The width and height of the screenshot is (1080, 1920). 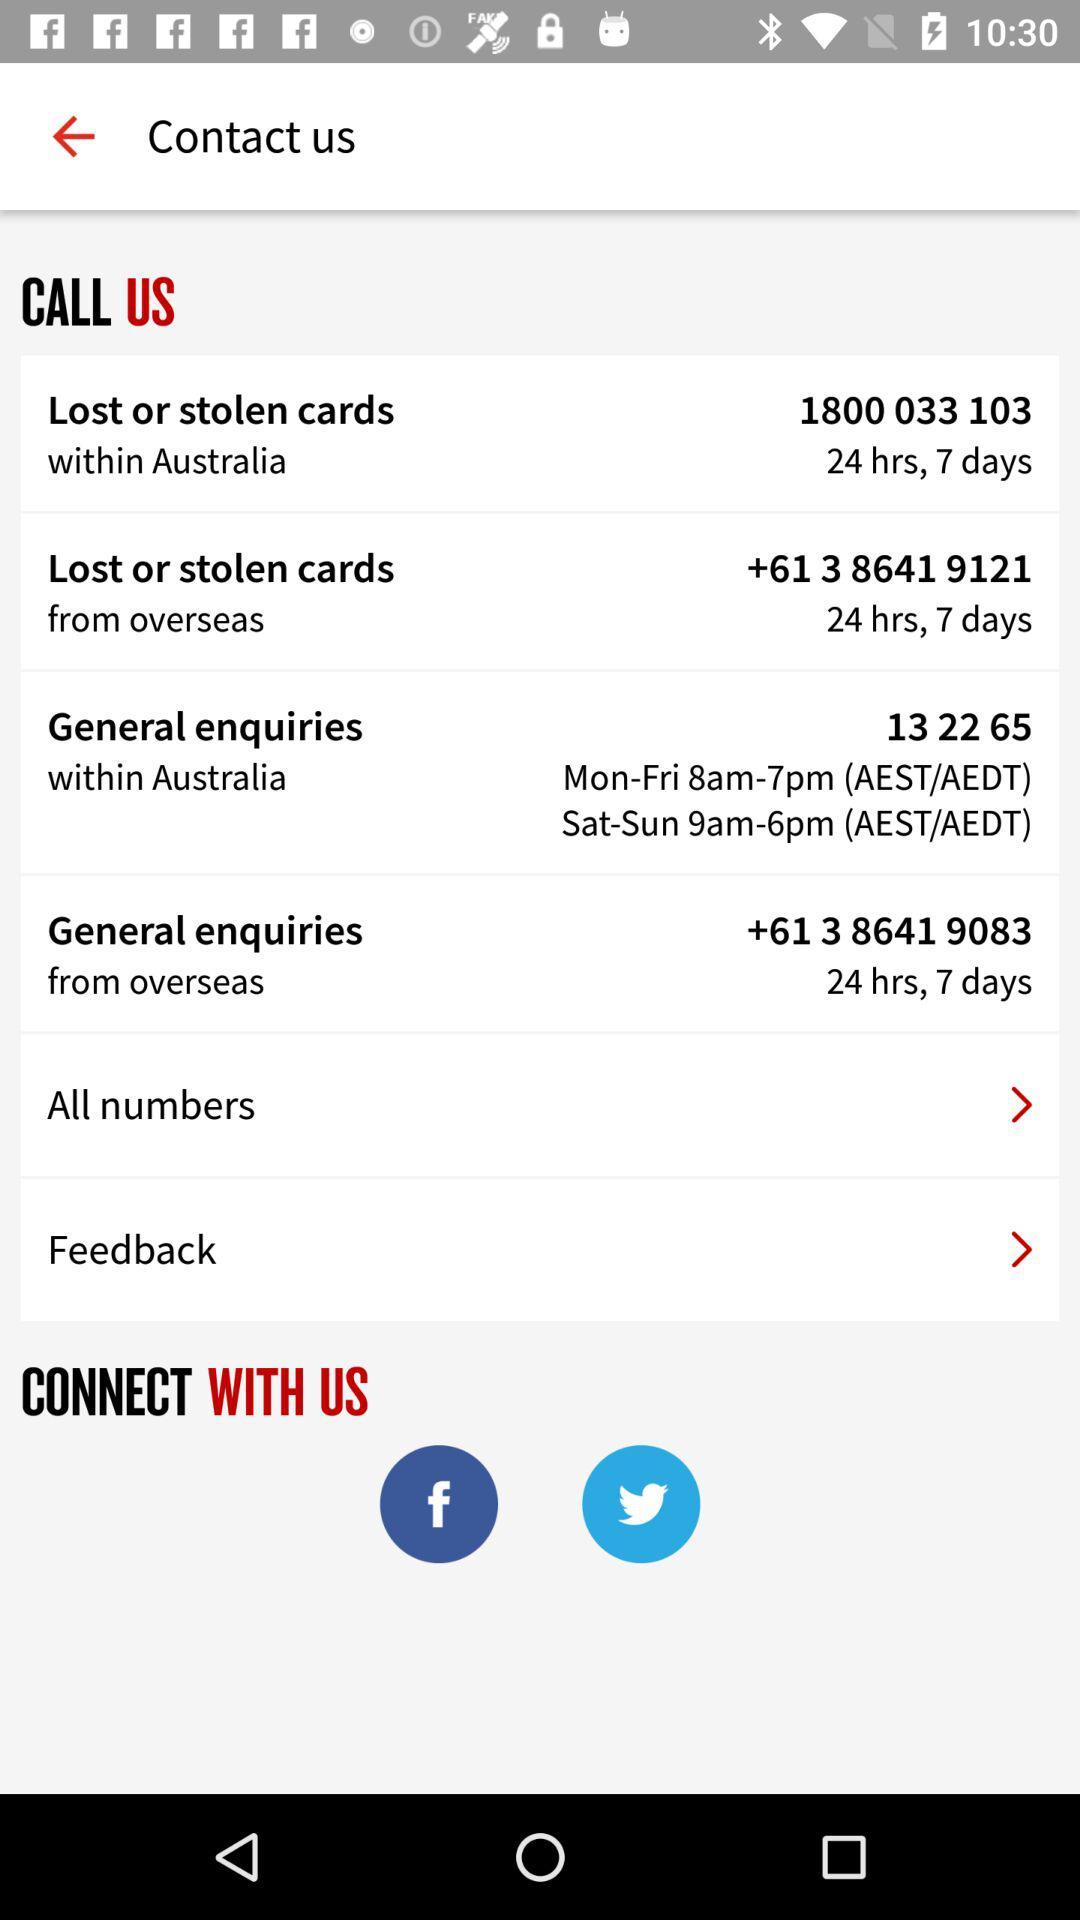 What do you see at coordinates (72, 135) in the screenshot?
I see `icon above call us item` at bounding box center [72, 135].